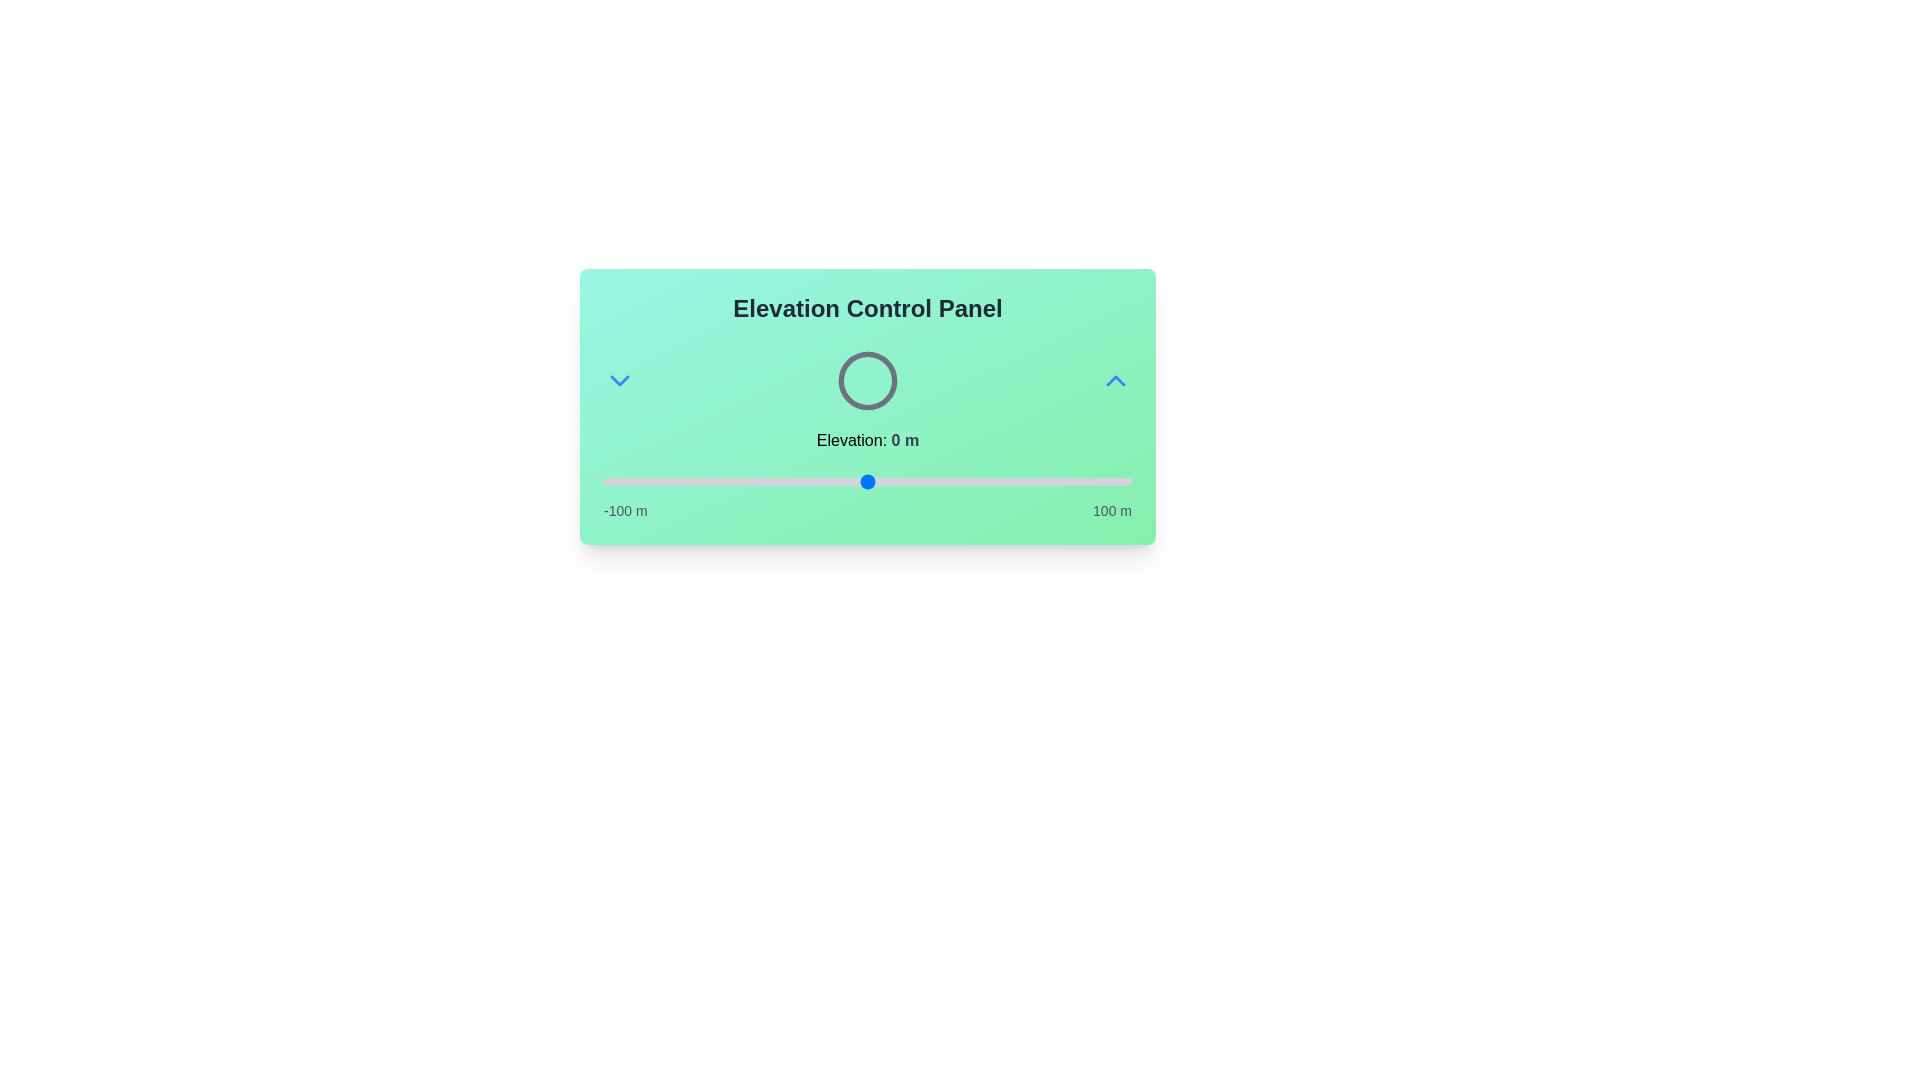 The width and height of the screenshot is (1920, 1080). What do you see at coordinates (1129, 482) in the screenshot?
I see `the elevation to 99 meters using the slider` at bounding box center [1129, 482].